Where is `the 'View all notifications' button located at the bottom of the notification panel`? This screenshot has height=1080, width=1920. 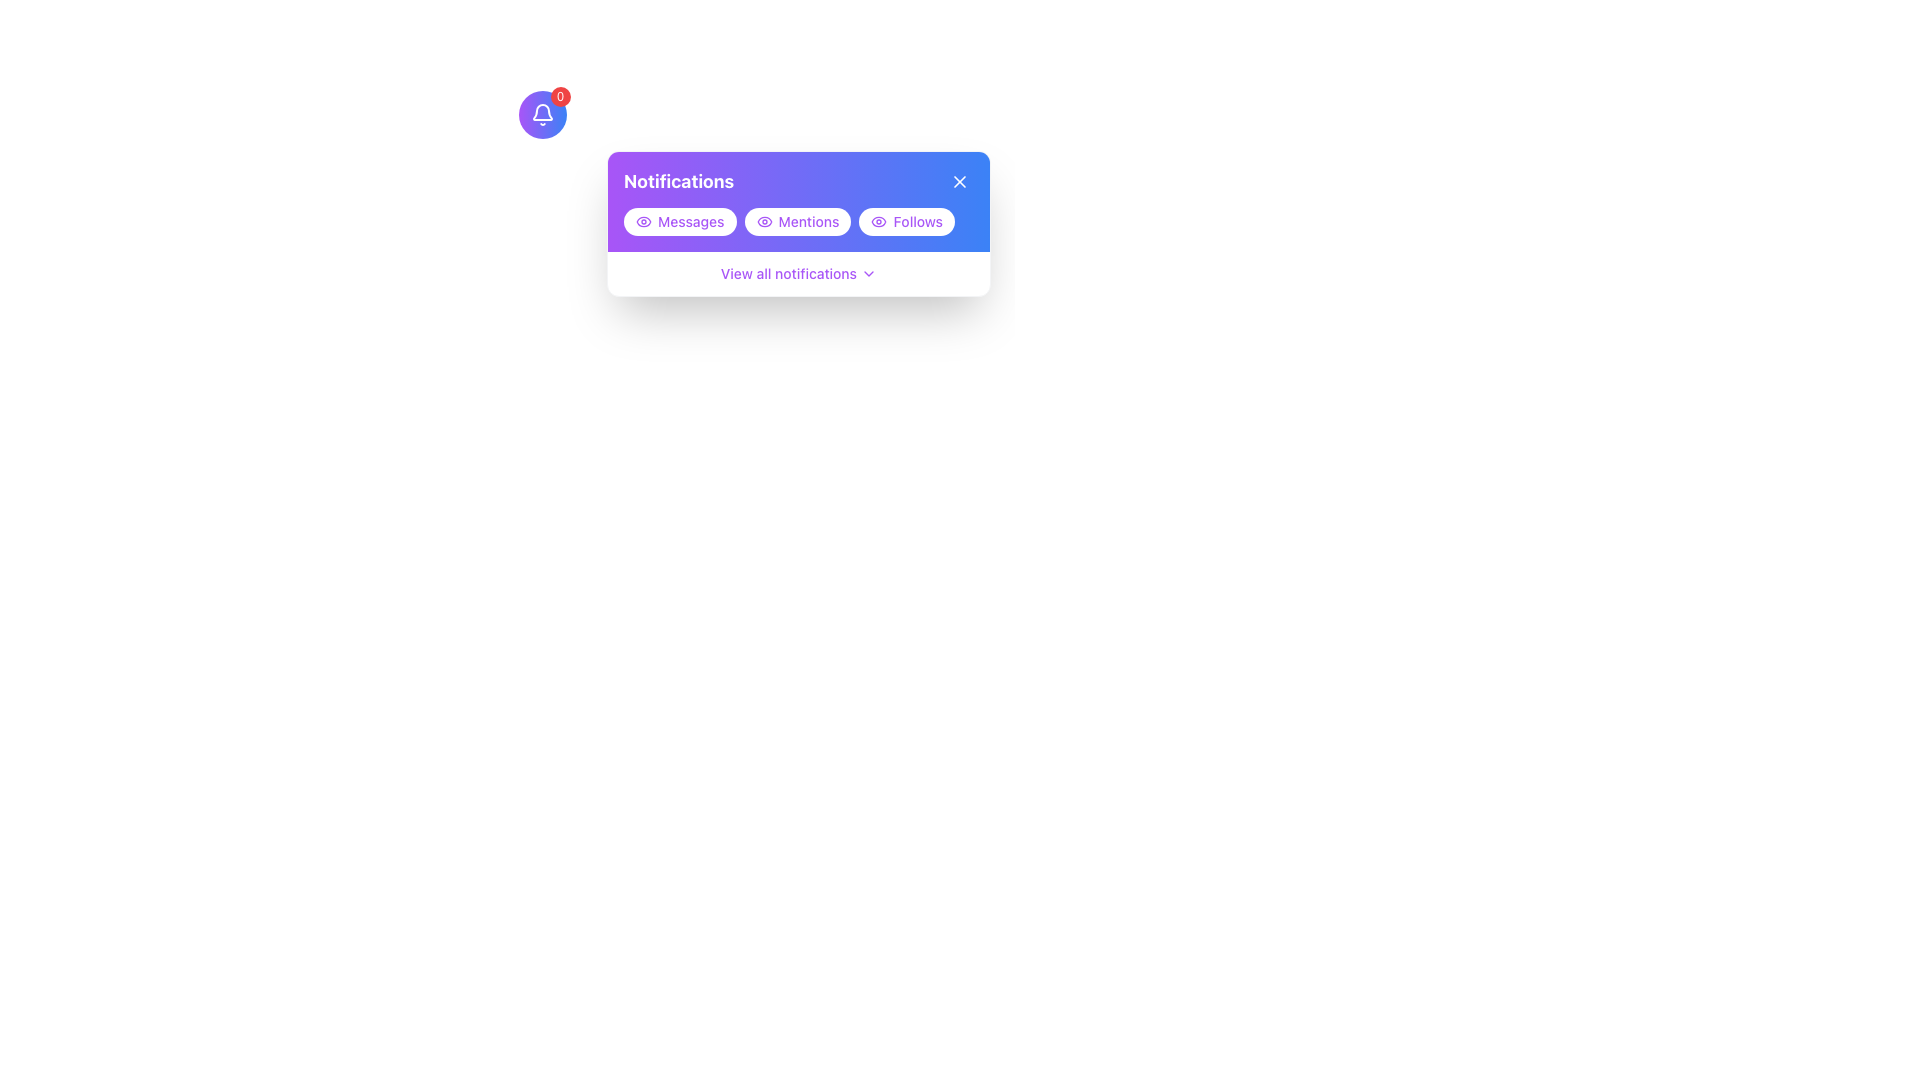 the 'View all notifications' button located at the bottom of the notification panel is located at coordinates (797, 273).